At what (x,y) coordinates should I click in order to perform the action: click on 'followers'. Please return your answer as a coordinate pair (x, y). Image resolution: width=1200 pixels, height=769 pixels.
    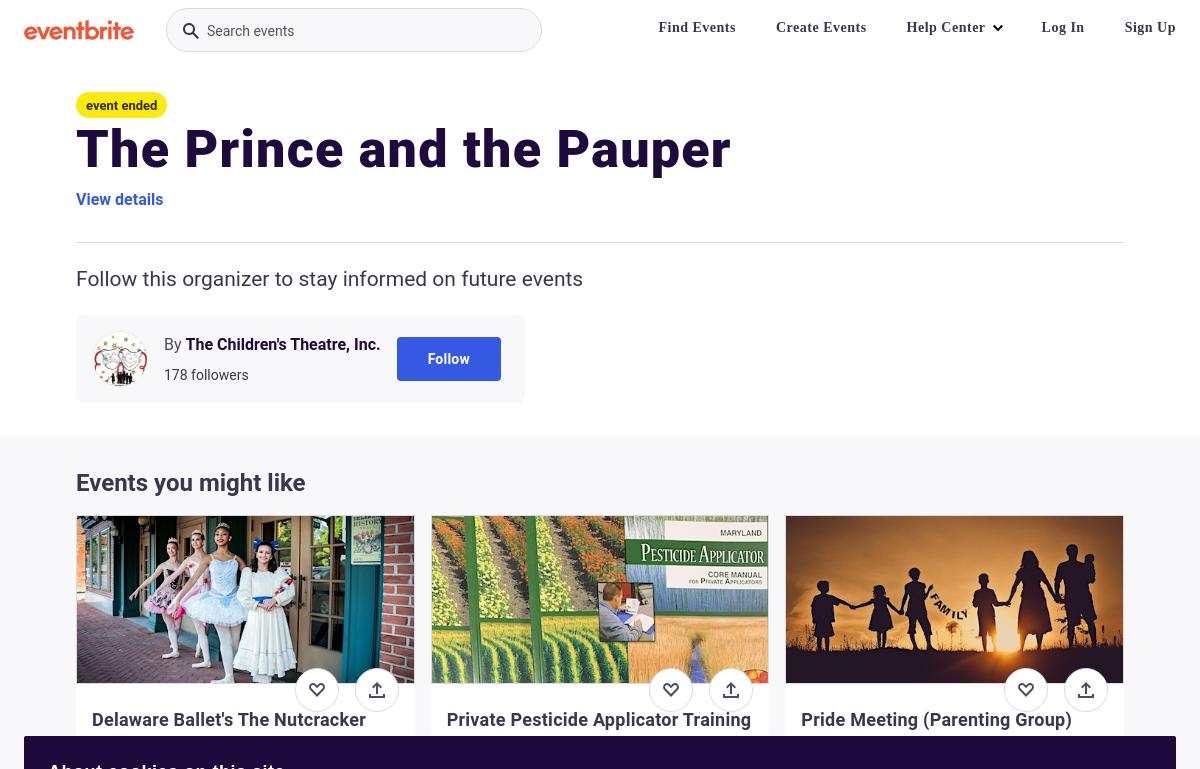
    Looking at the image, I should click on (218, 373).